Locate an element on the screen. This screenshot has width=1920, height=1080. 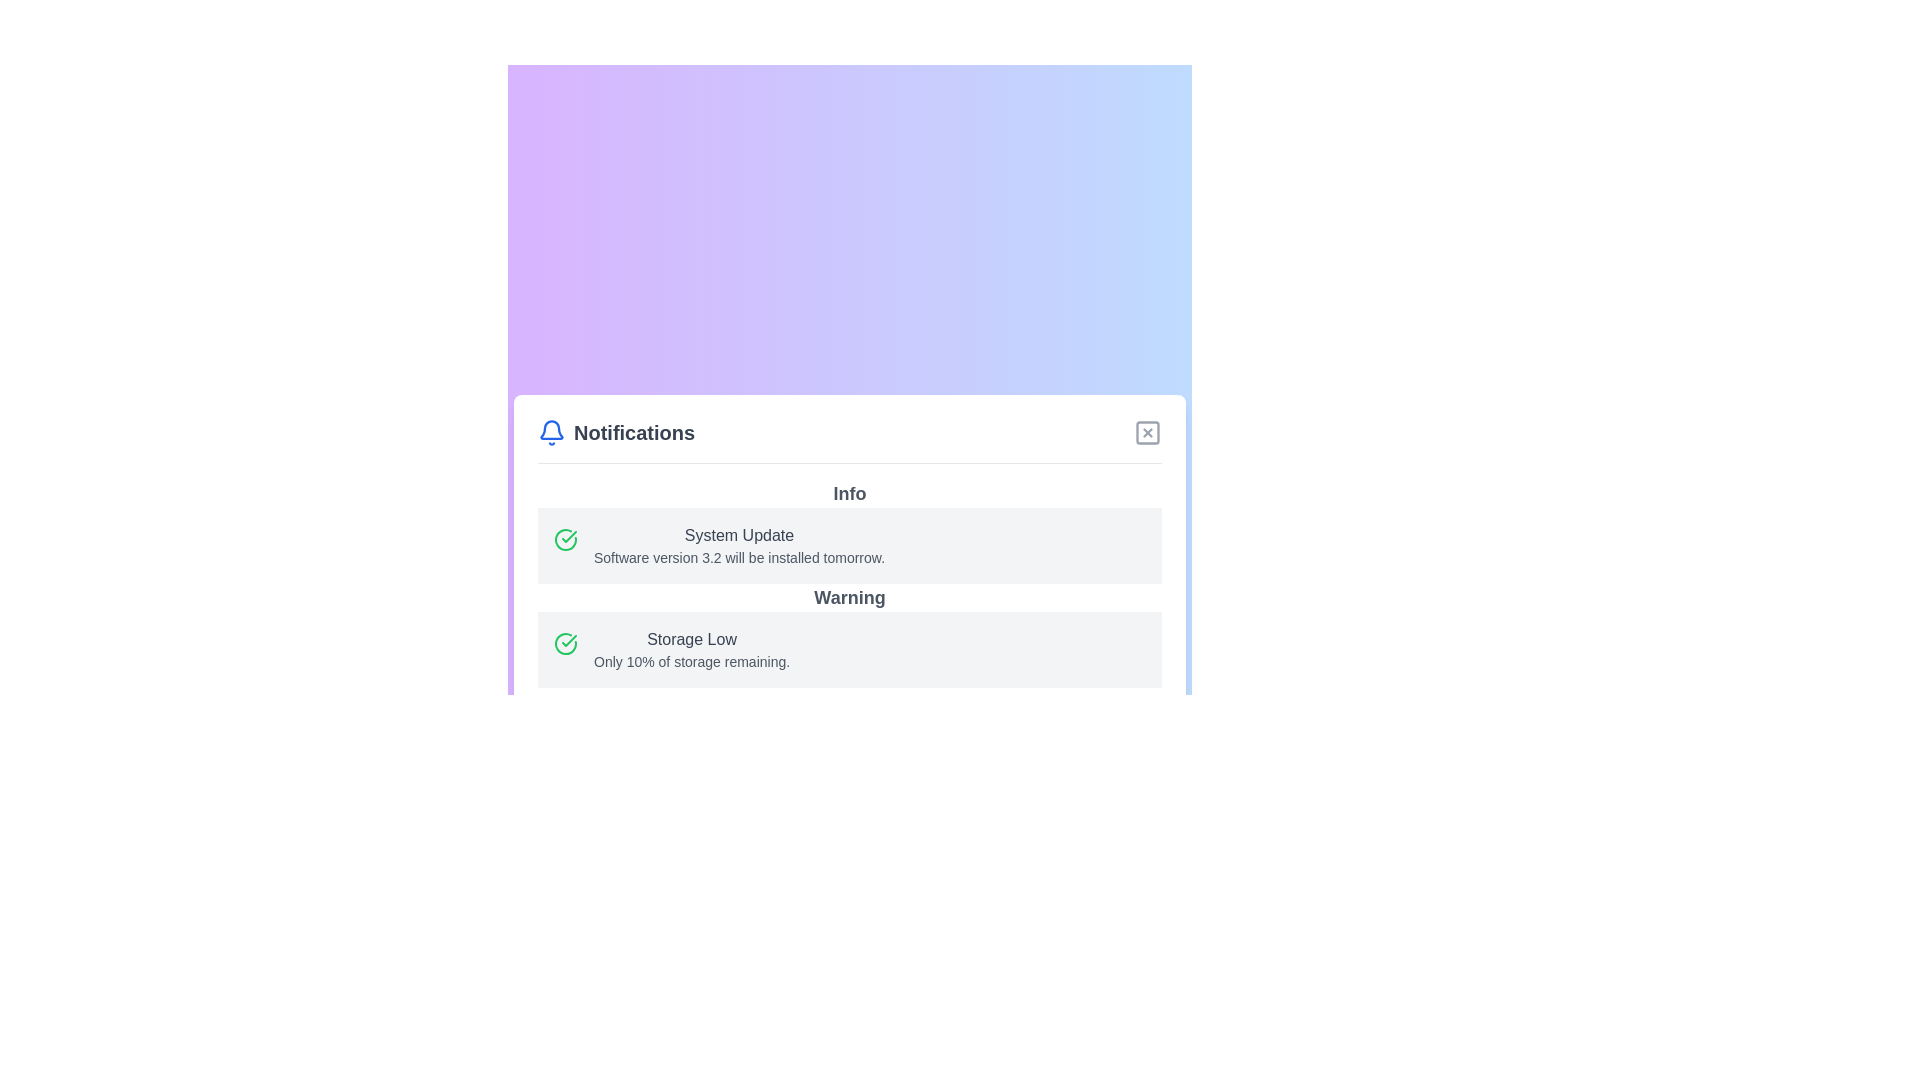
the warning notification titled 'Warning' that displays the message 'Storage Low' and is styled with a green checkmark icon, located in the notification panel is located at coordinates (849, 635).